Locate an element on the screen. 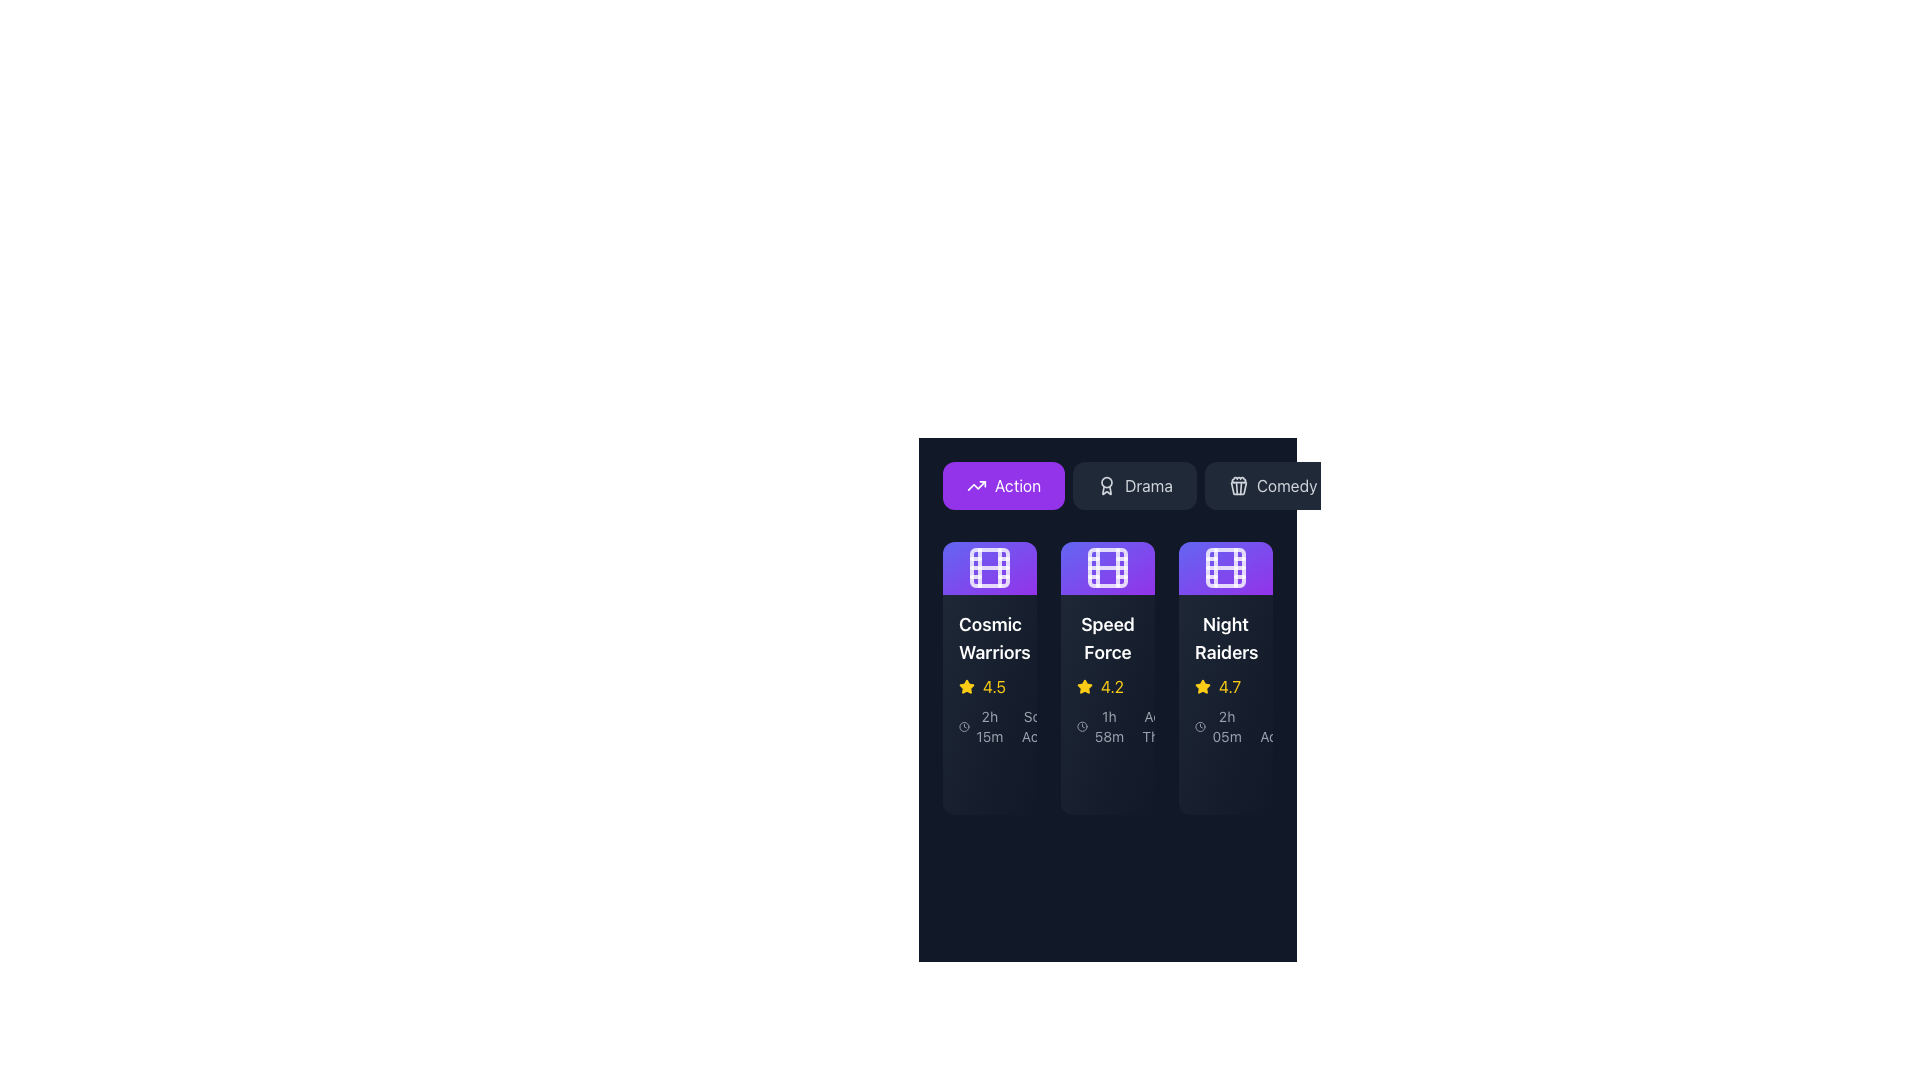  the SVG graphic icon that serves as a decorative representation within the UI, positioned at the center coordinates of the bounding box is located at coordinates (1237, 488).